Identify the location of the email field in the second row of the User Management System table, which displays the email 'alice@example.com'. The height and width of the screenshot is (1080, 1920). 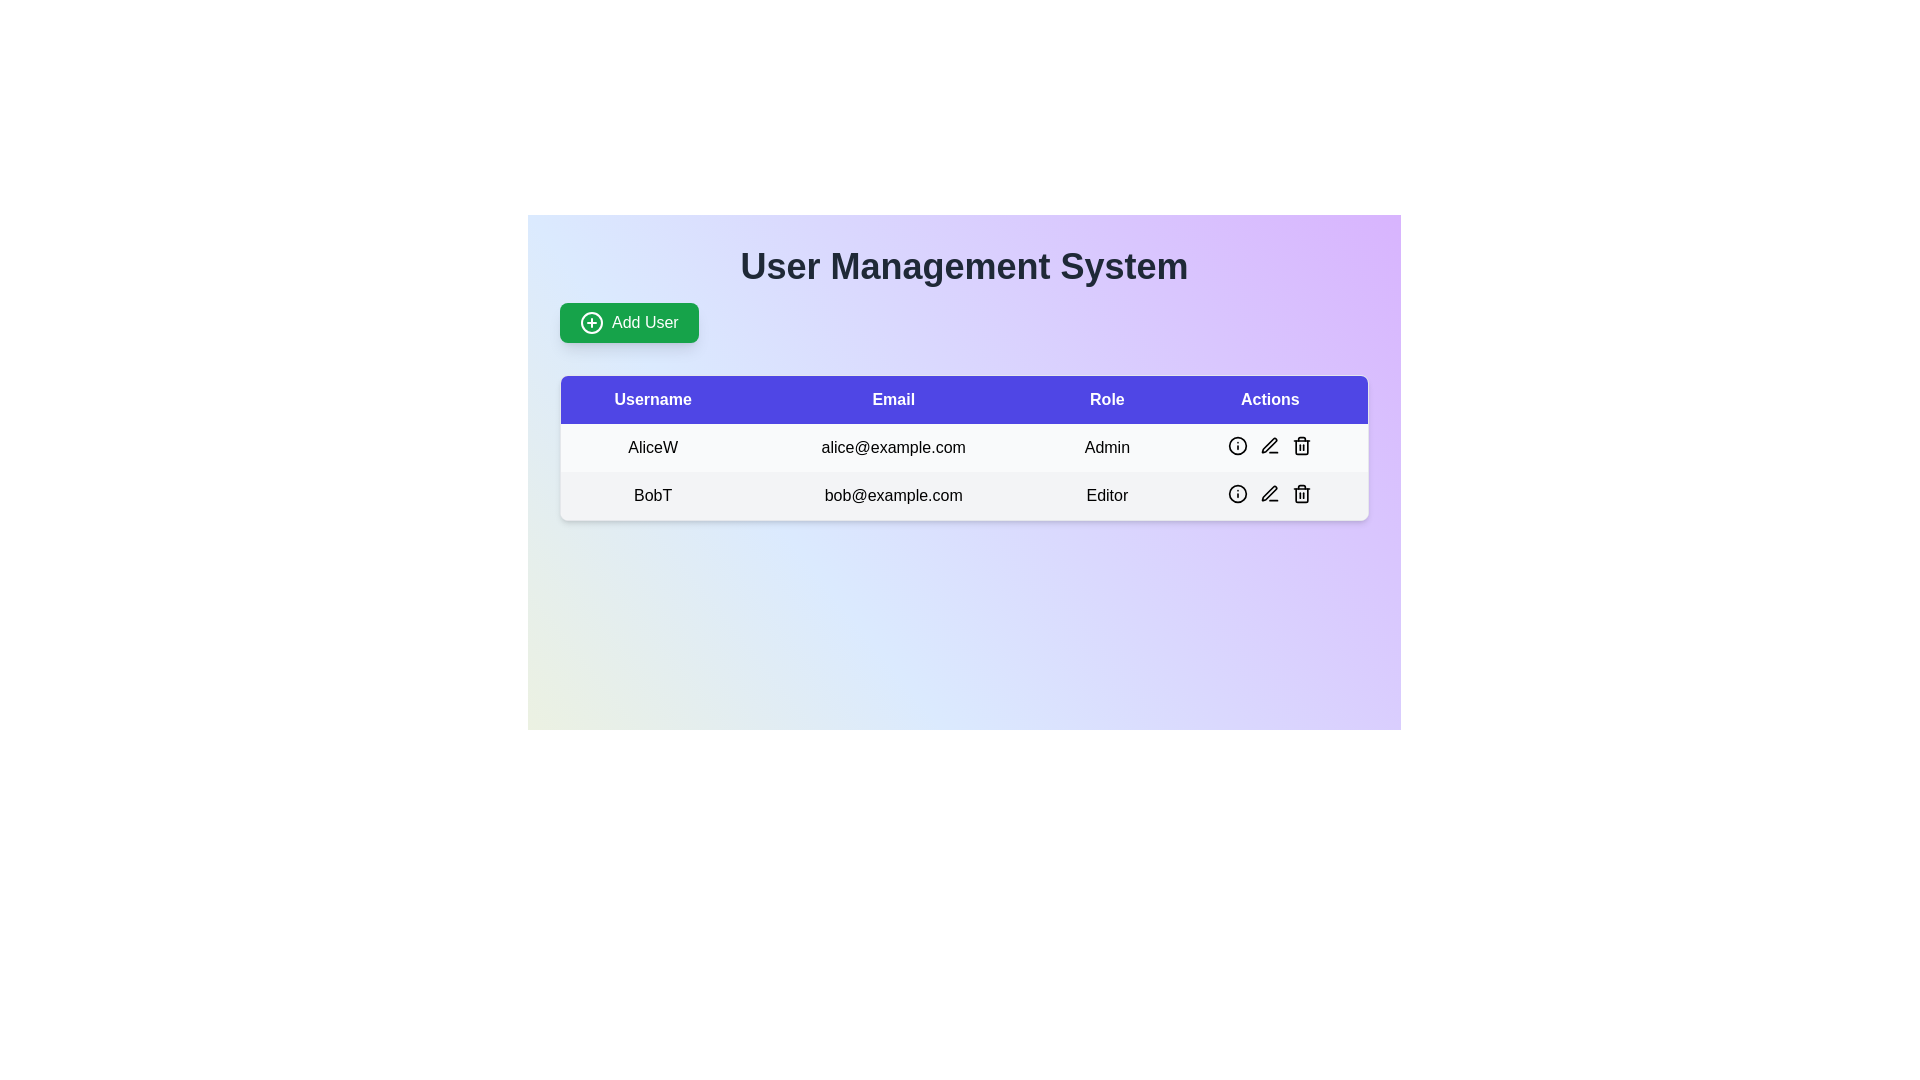
(964, 471).